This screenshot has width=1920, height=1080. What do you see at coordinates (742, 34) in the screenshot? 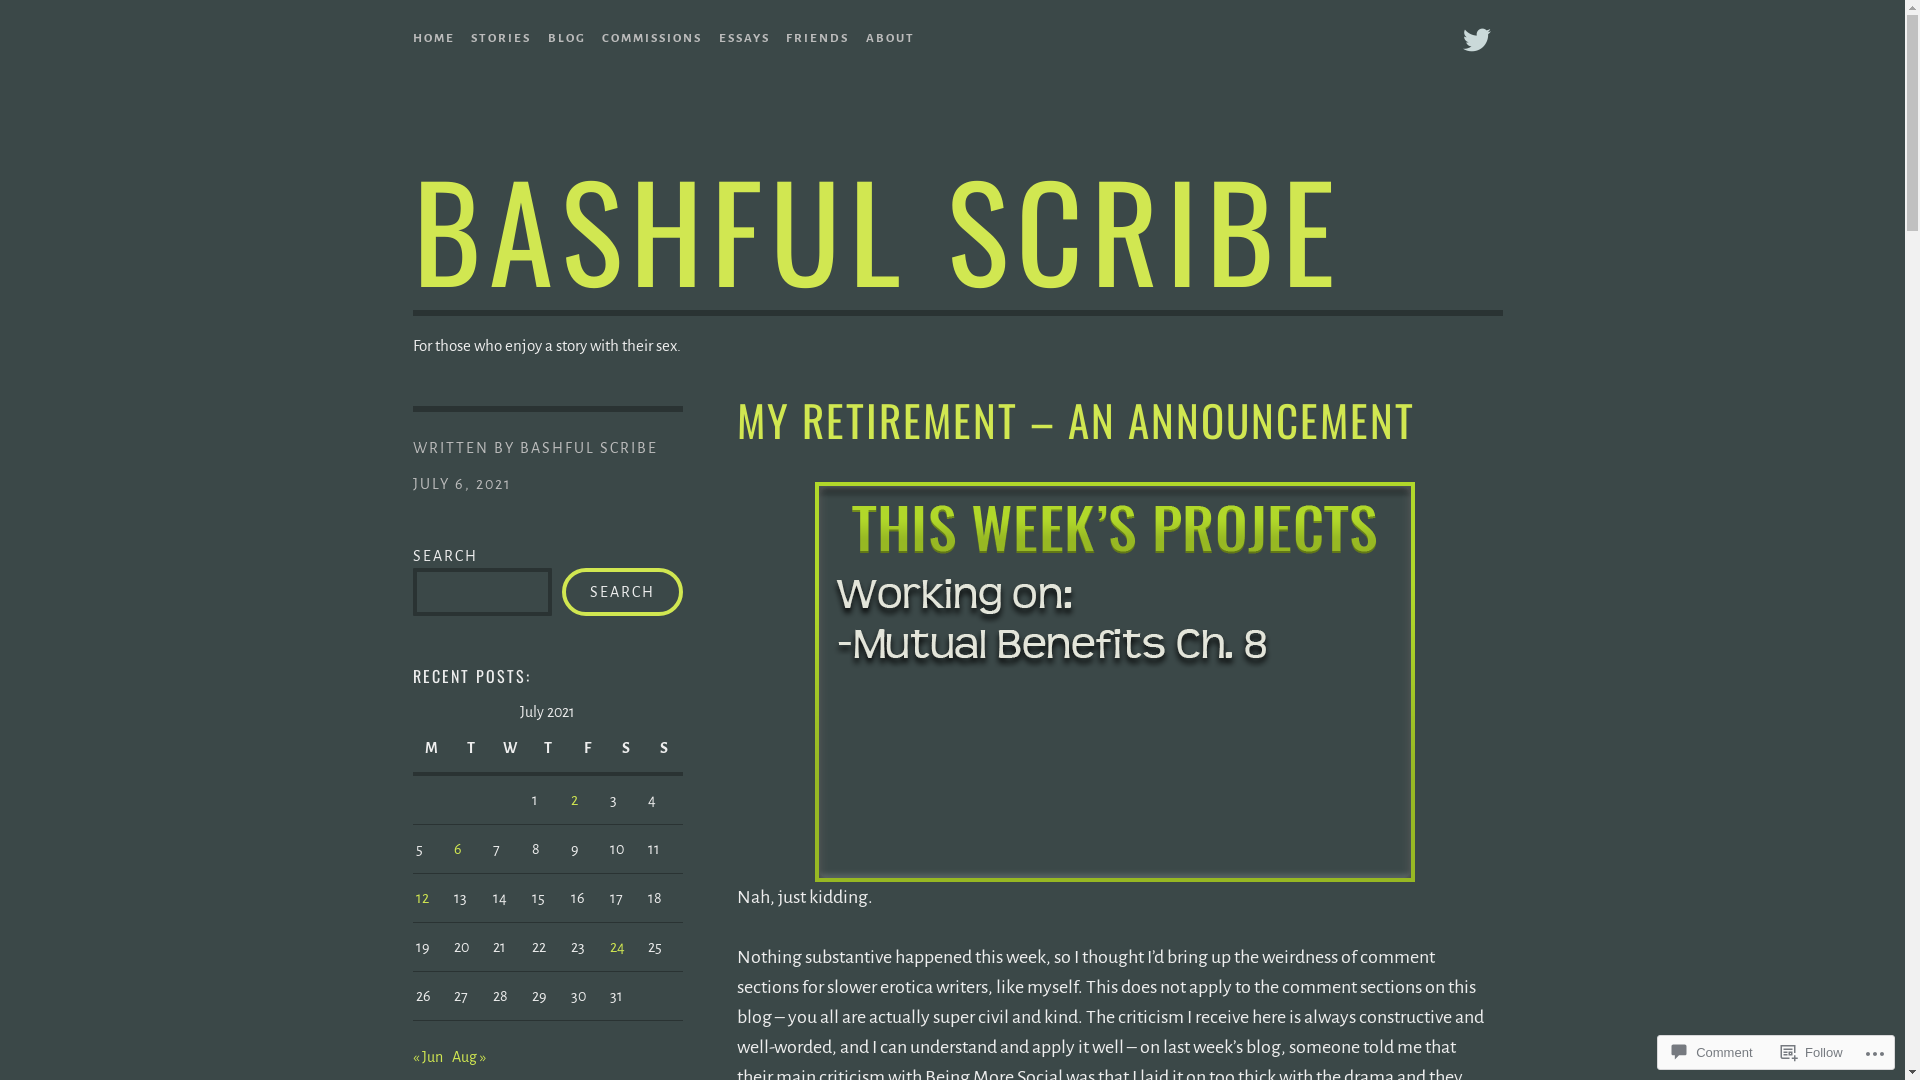
I see `'ESSAYS'` at bounding box center [742, 34].